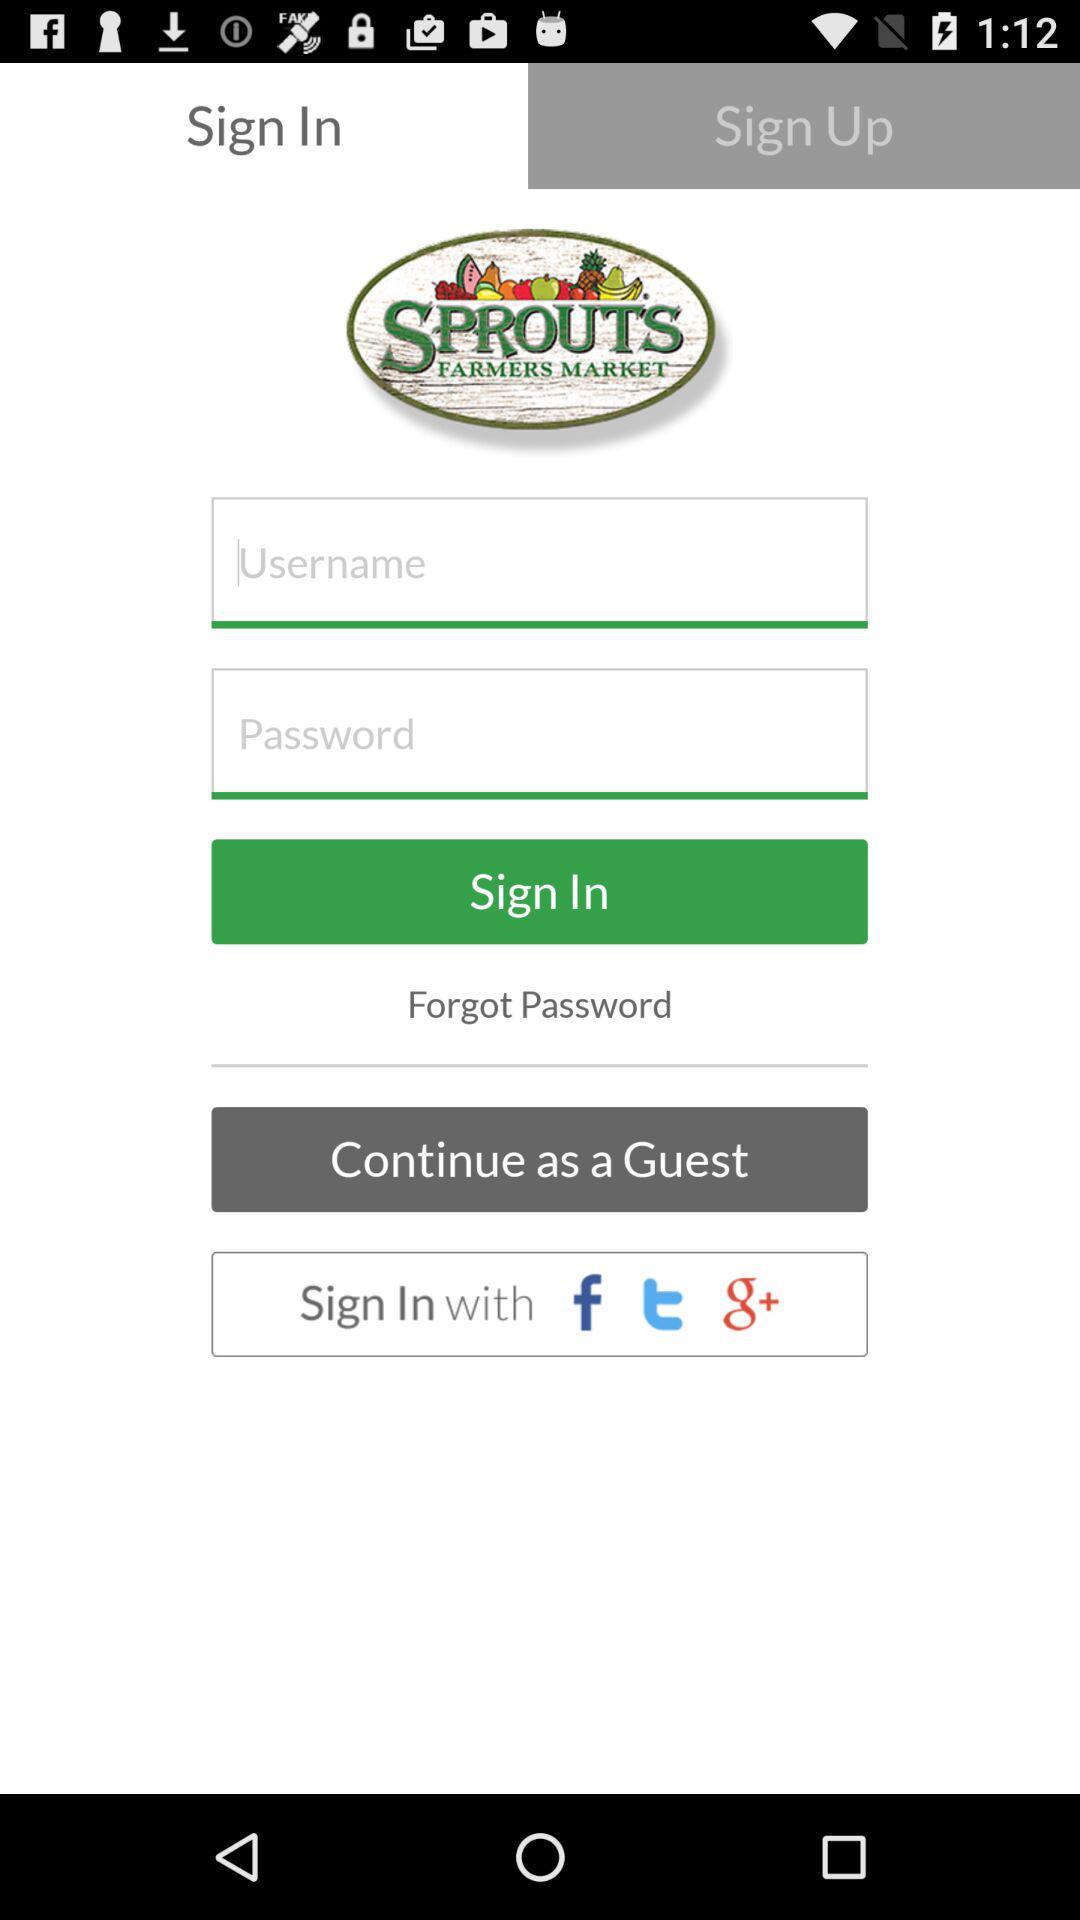 This screenshot has width=1080, height=1920. Describe the element at coordinates (540, 1004) in the screenshot. I see `forgot password app` at that location.